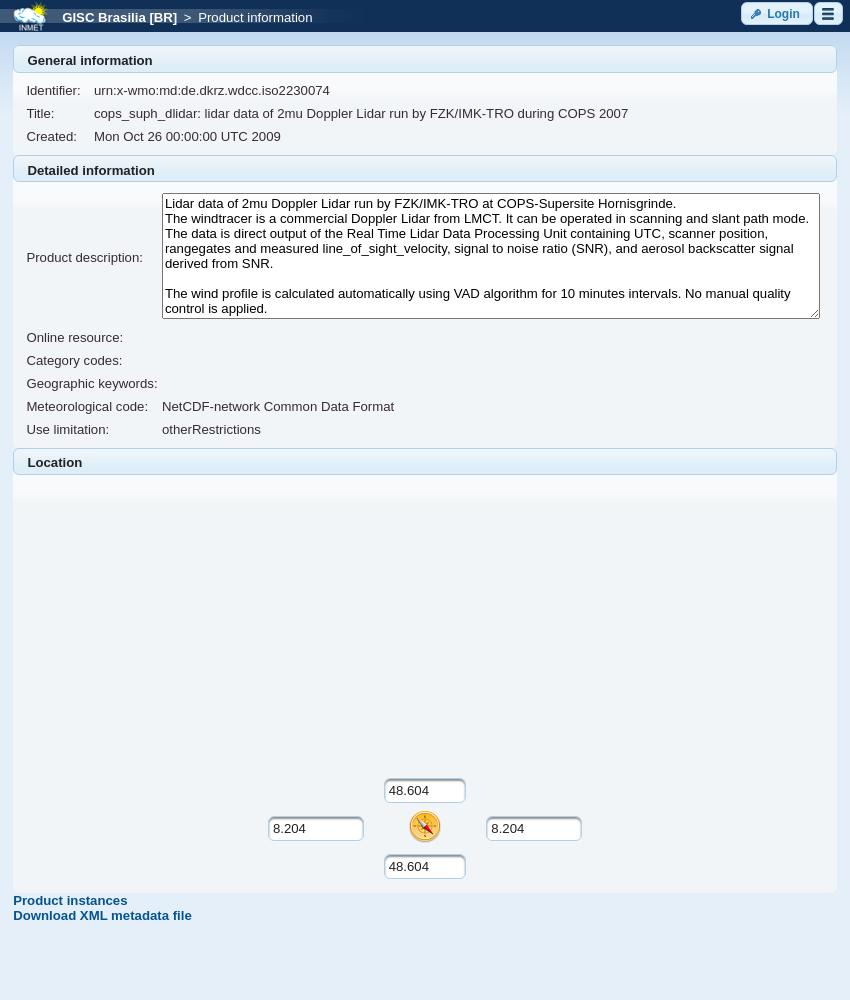 The width and height of the screenshot is (850, 1000). What do you see at coordinates (185, 136) in the screenshot?
I see `'Mon Oct 26 00:00:00 UTC 2009'` at bounding box center [185, 136].